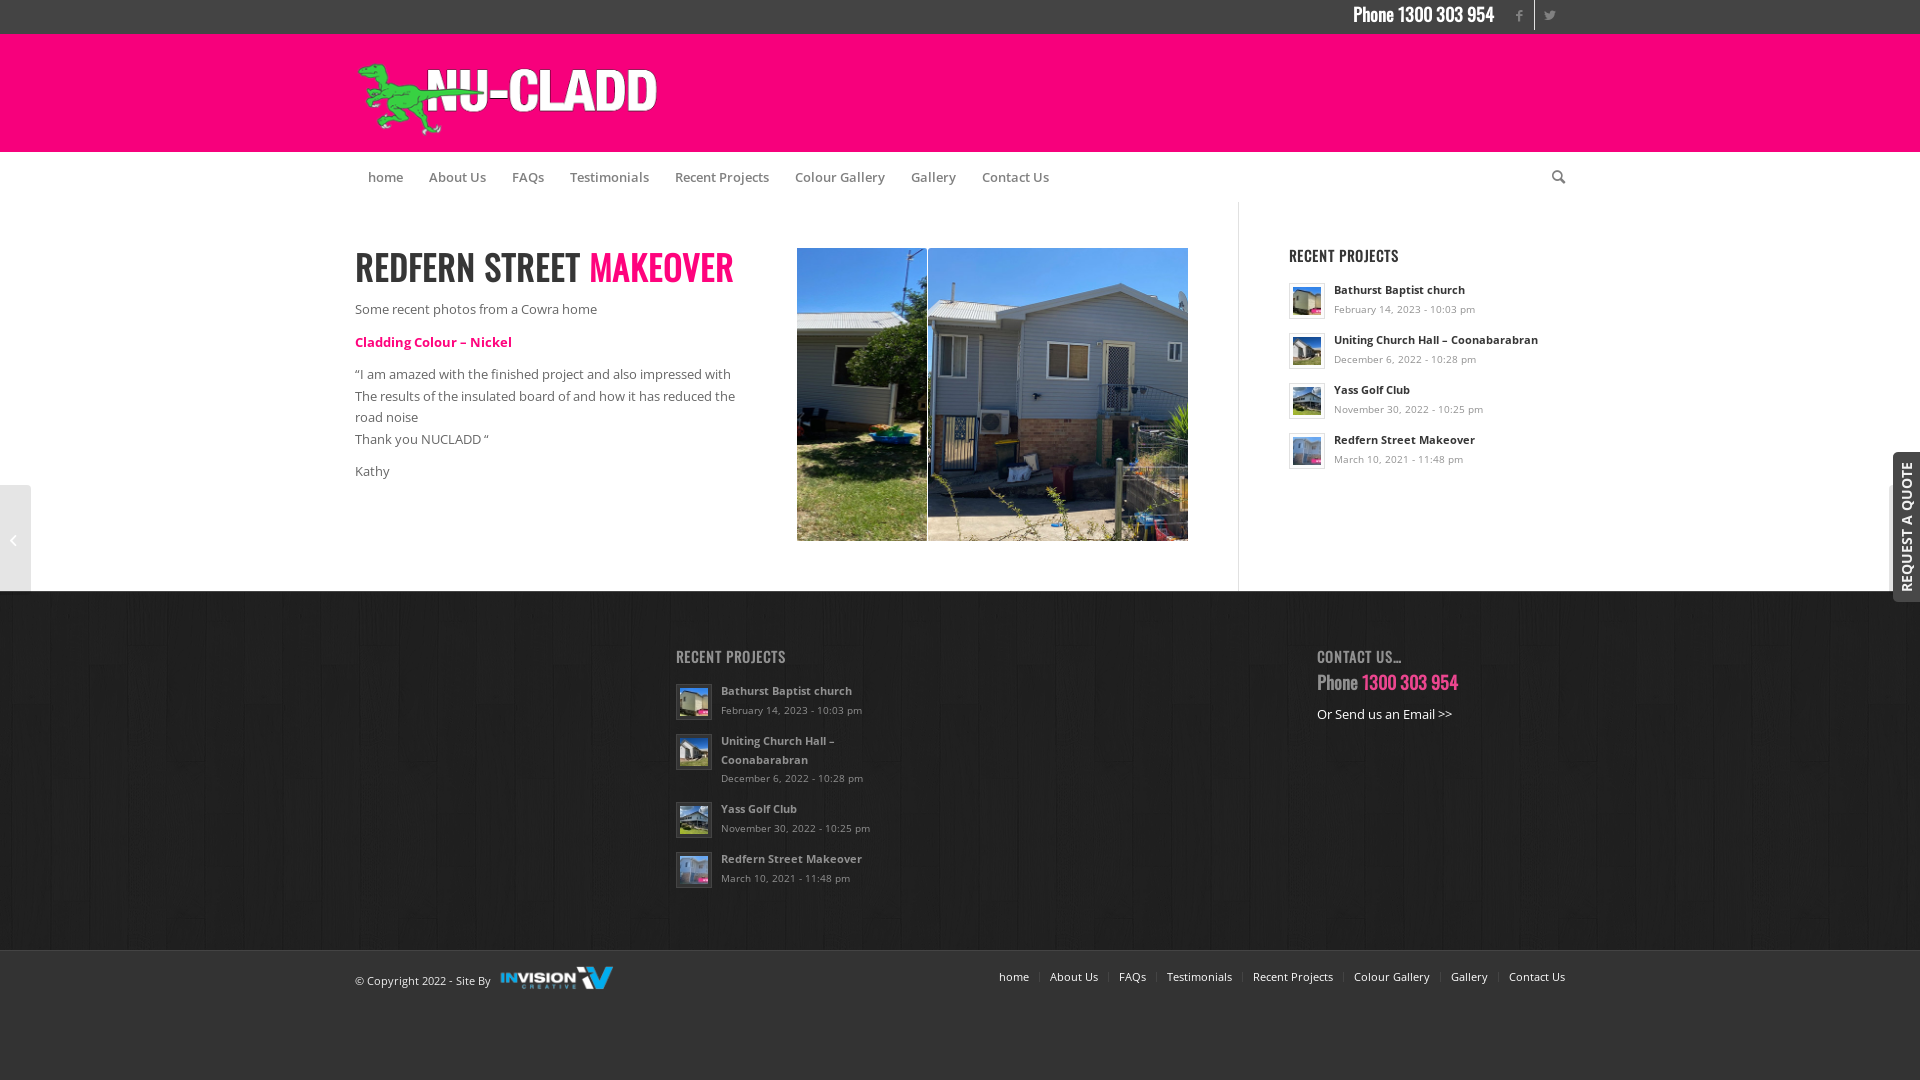 The height and width of the screenshot is (1080, 1920). What do you see at coordinates (528, 176) in the screenshot?
I see `'FAQs'` at bounding box center [528, 176].